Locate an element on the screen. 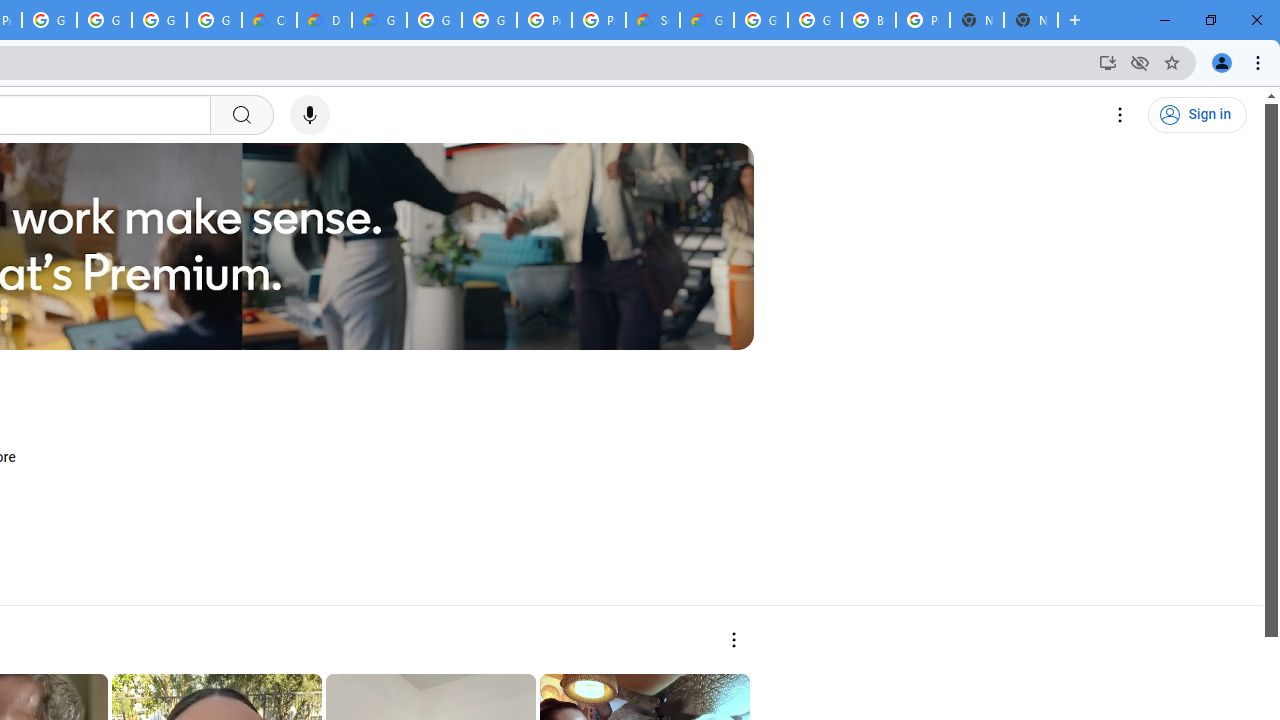 Image resolution: width=1280 pixels, height=720 pixels. 'Google Cloud Platform' is located at coordinates (489, 20).